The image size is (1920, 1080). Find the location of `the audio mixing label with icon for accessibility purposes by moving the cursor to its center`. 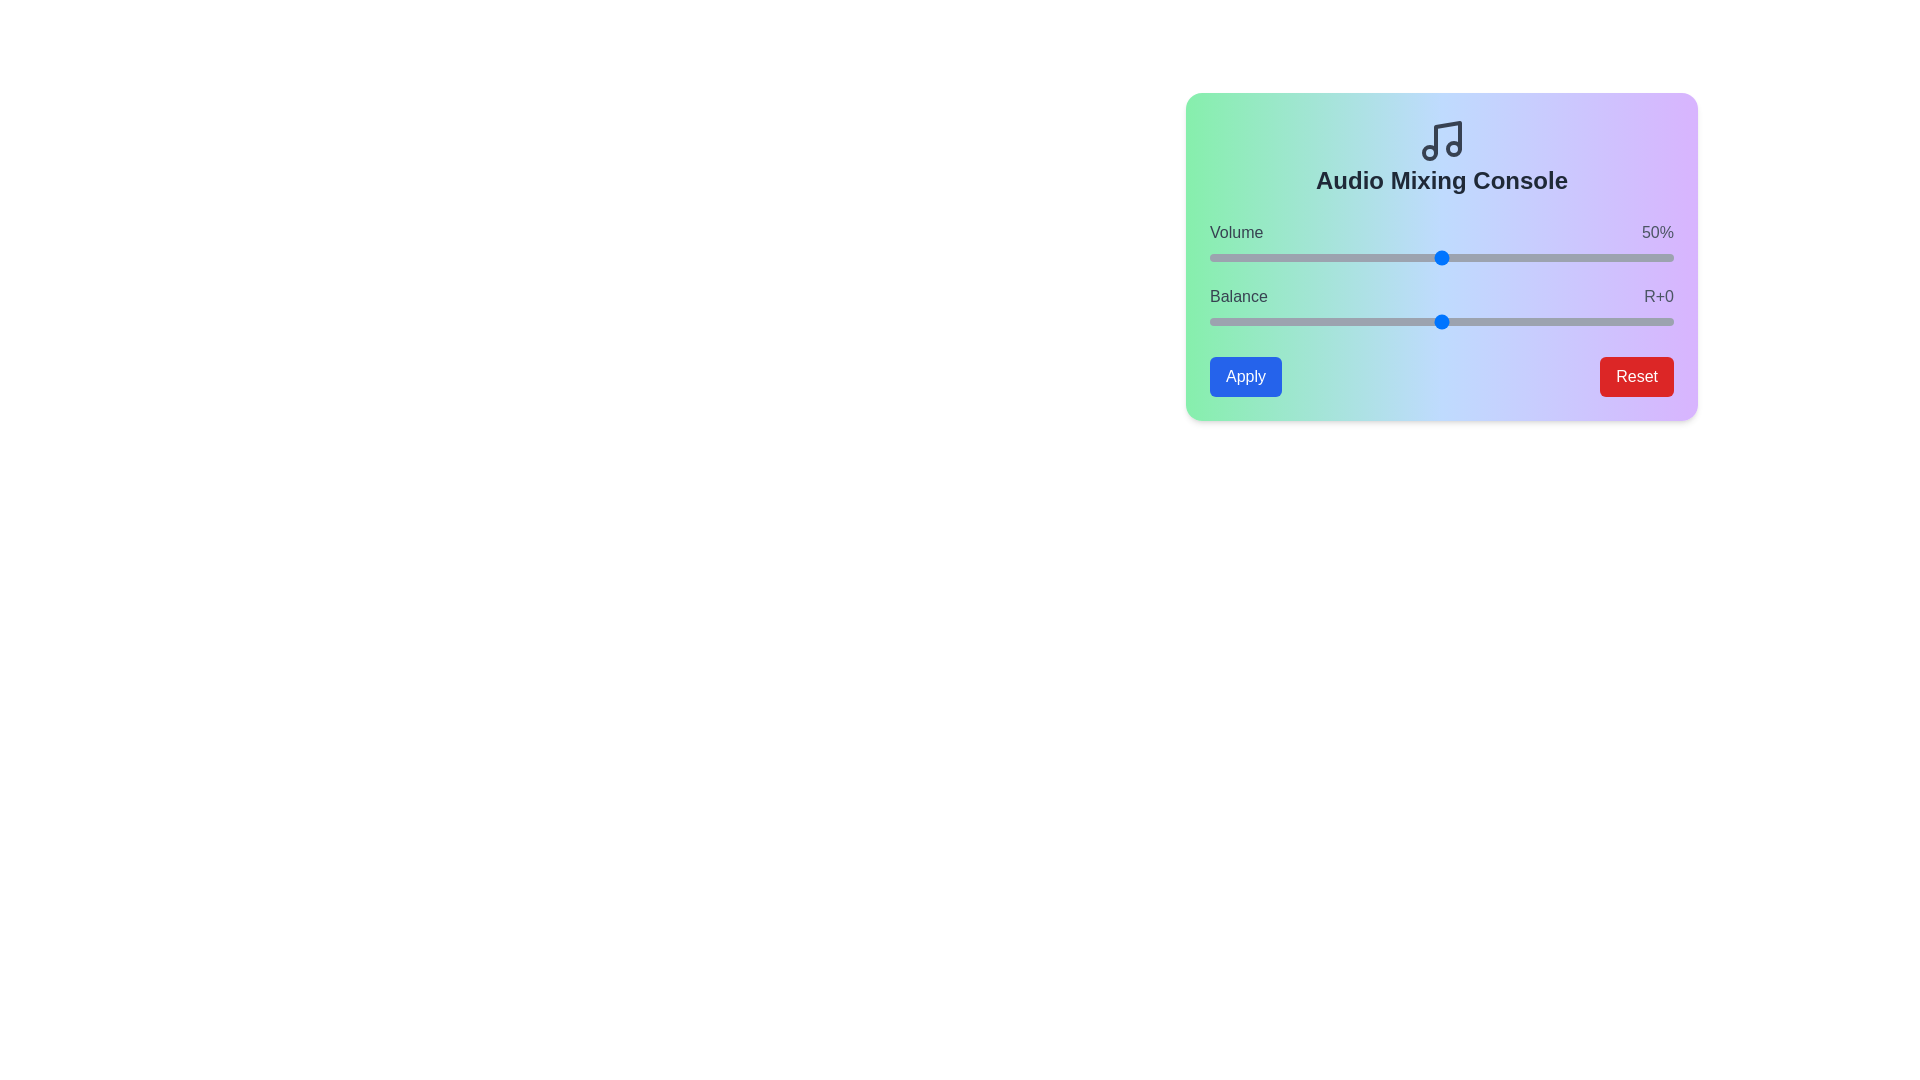

the audio mixing label with icon for accessibility purposes by moving the cursor to its center is located at coordinates (1441, 156).